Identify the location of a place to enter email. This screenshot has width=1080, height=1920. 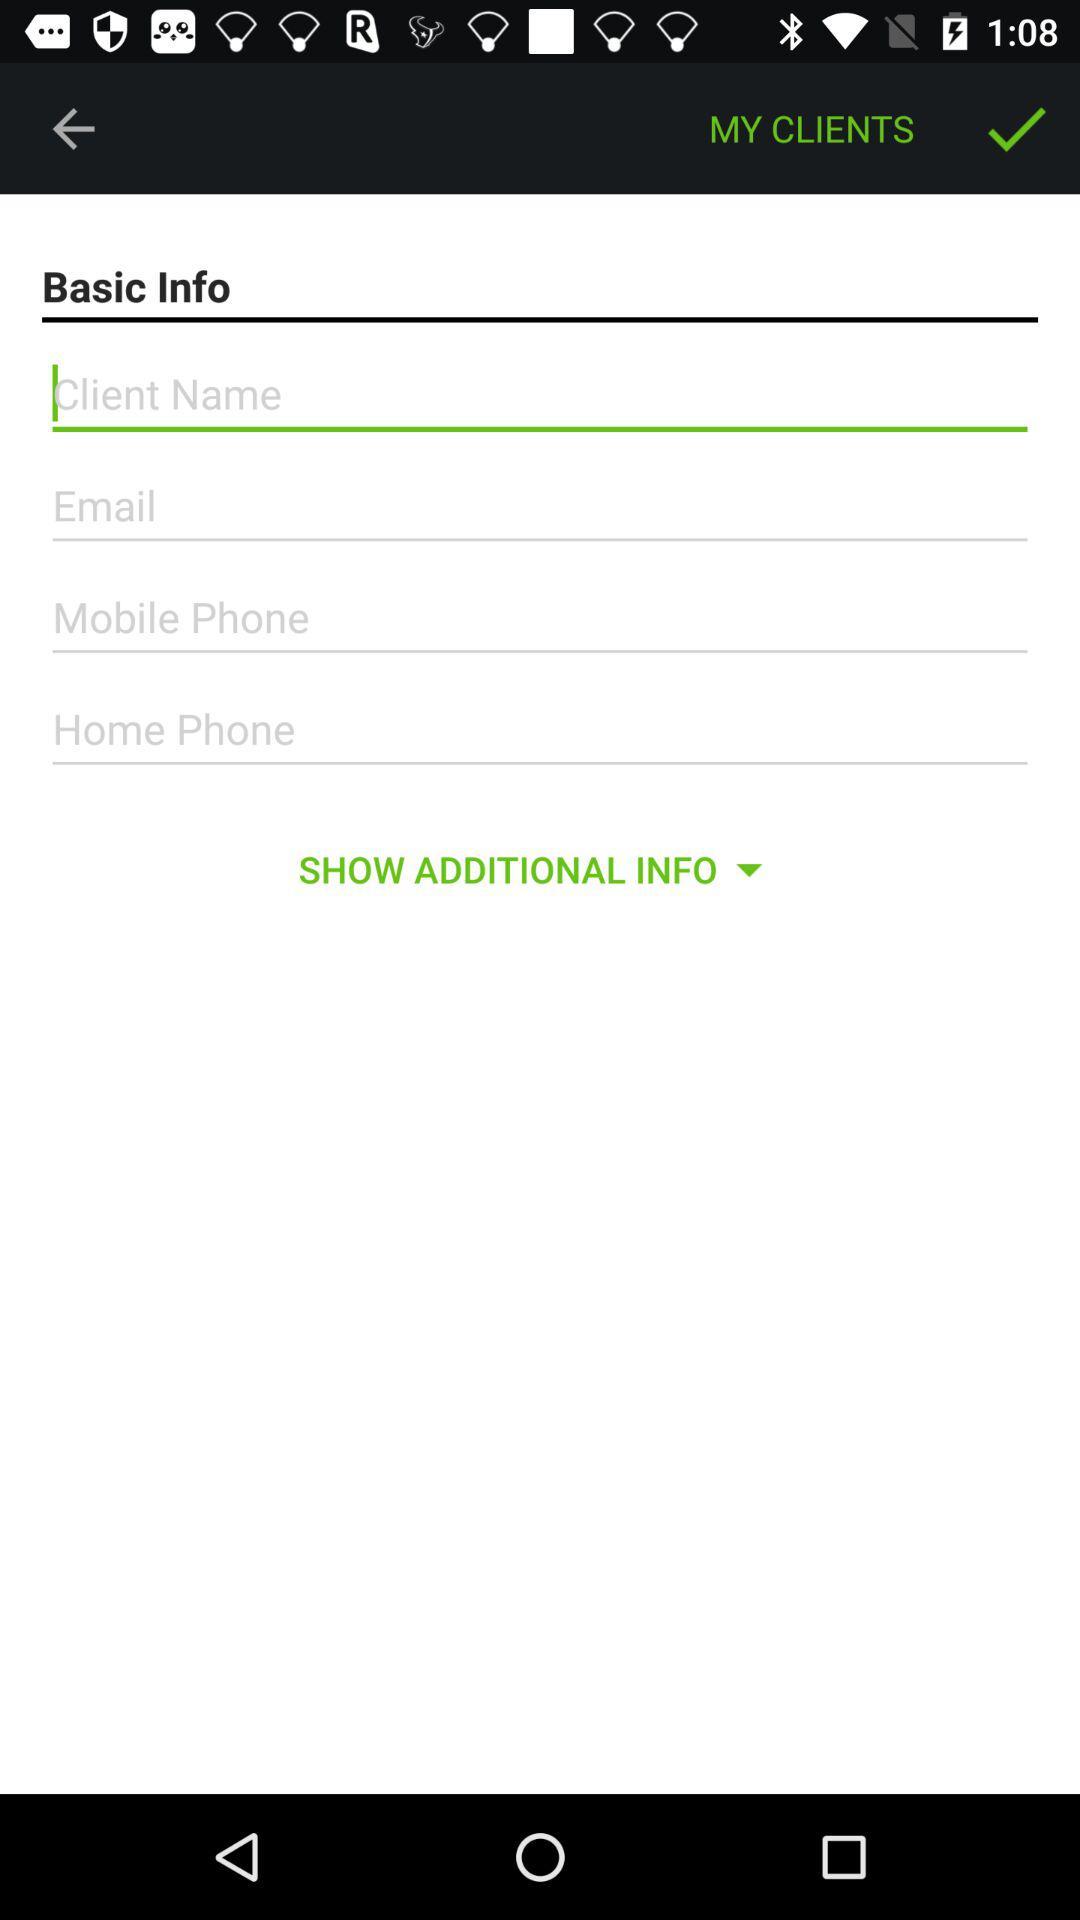
(540, 505).